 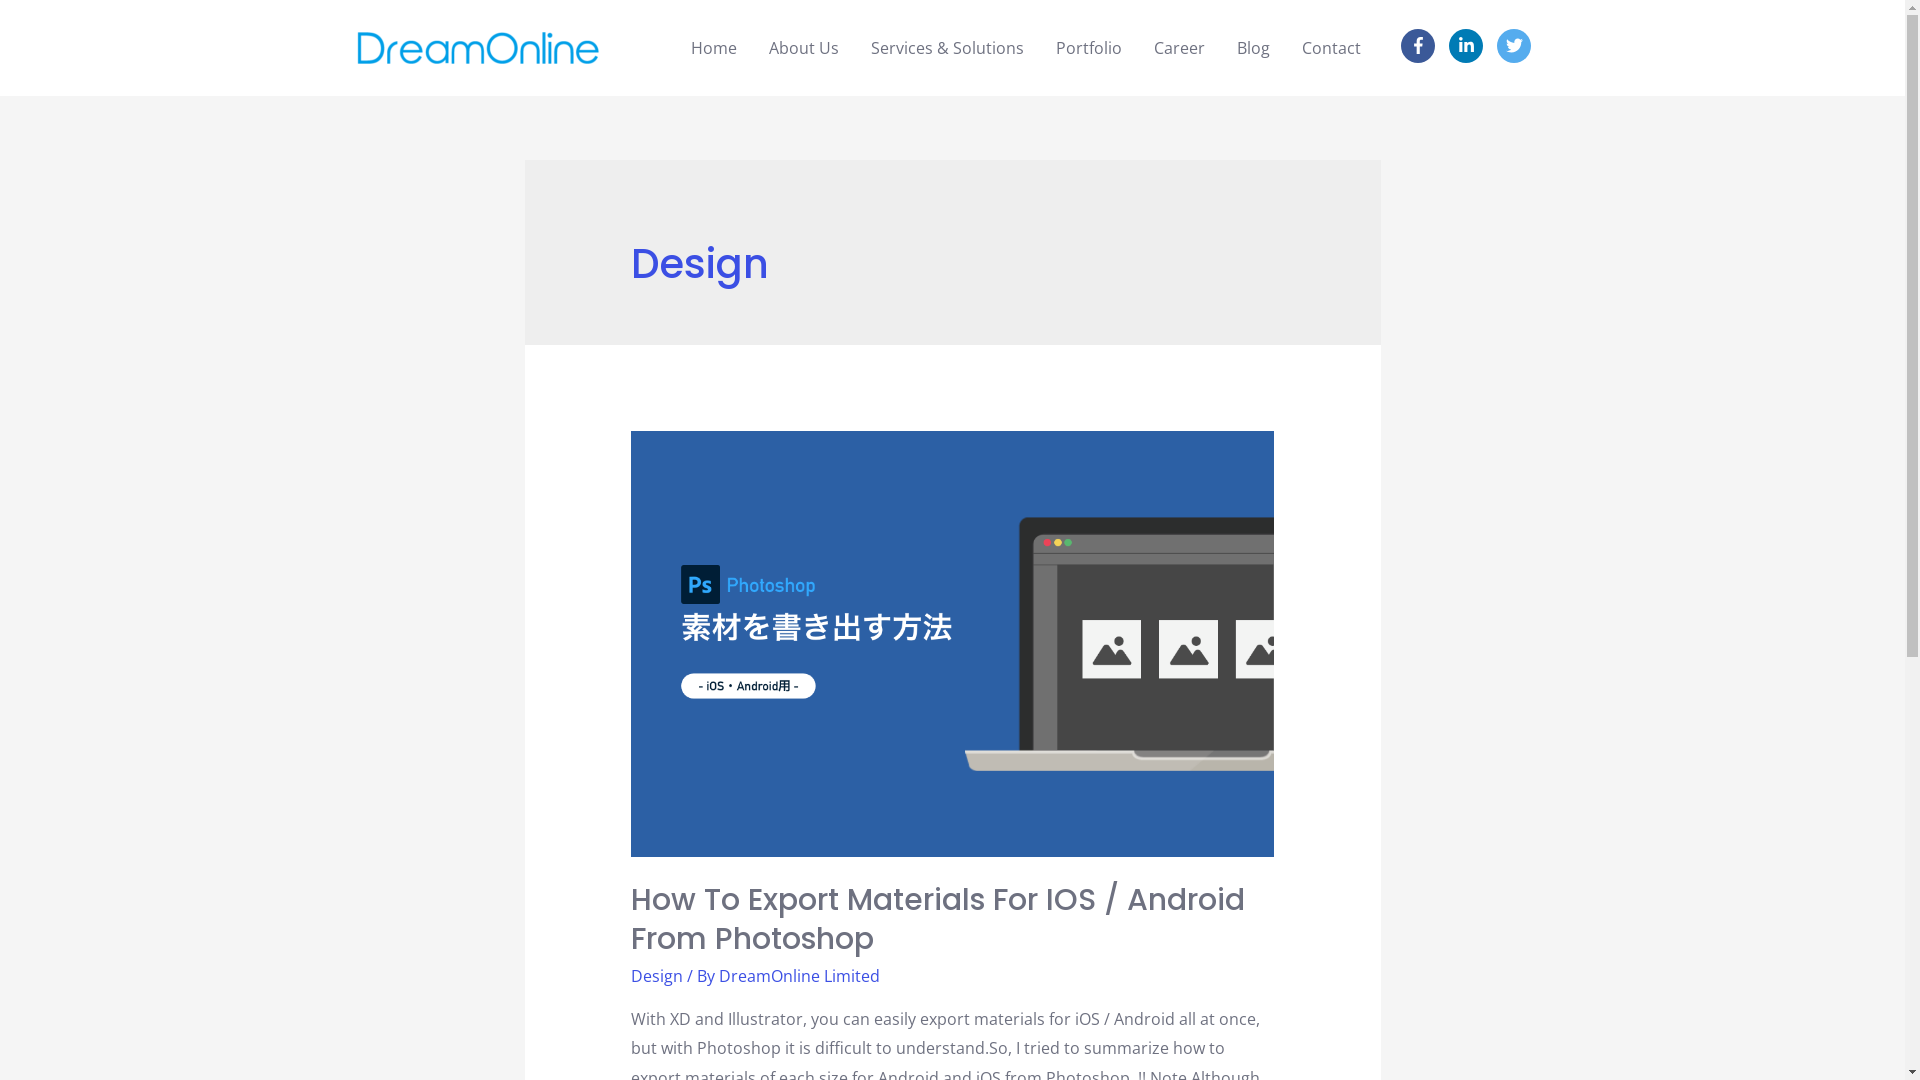 I want to click on 'Contact', so click(x=1331, y=46).